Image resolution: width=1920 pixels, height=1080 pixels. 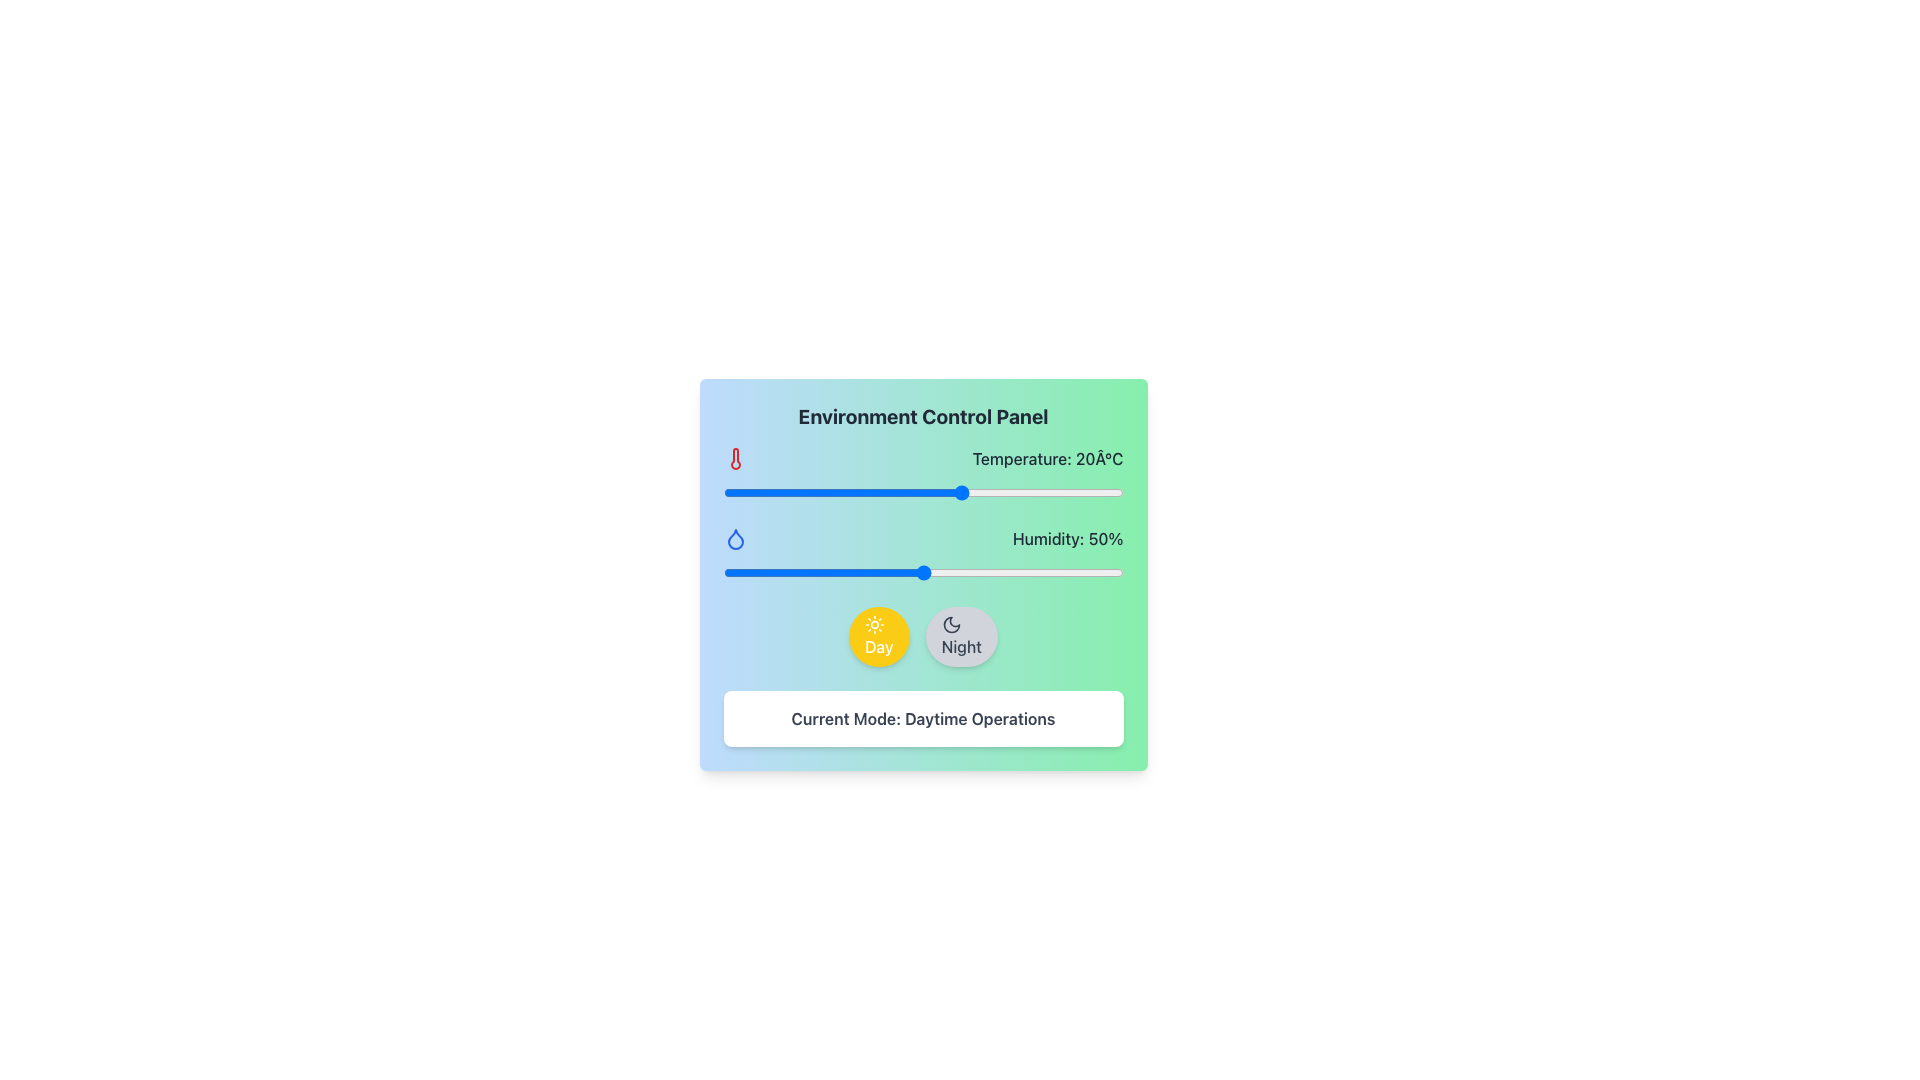 What do you see at coordinates (922, 474) in the screenshot?
I see `the static informational text displaying 'Temperature: 20°C' with a red thermometer icon on the left, located in the 'Environment Control Panel' below the panel's title and above the temperature slider` at bounding box center [922, 474].